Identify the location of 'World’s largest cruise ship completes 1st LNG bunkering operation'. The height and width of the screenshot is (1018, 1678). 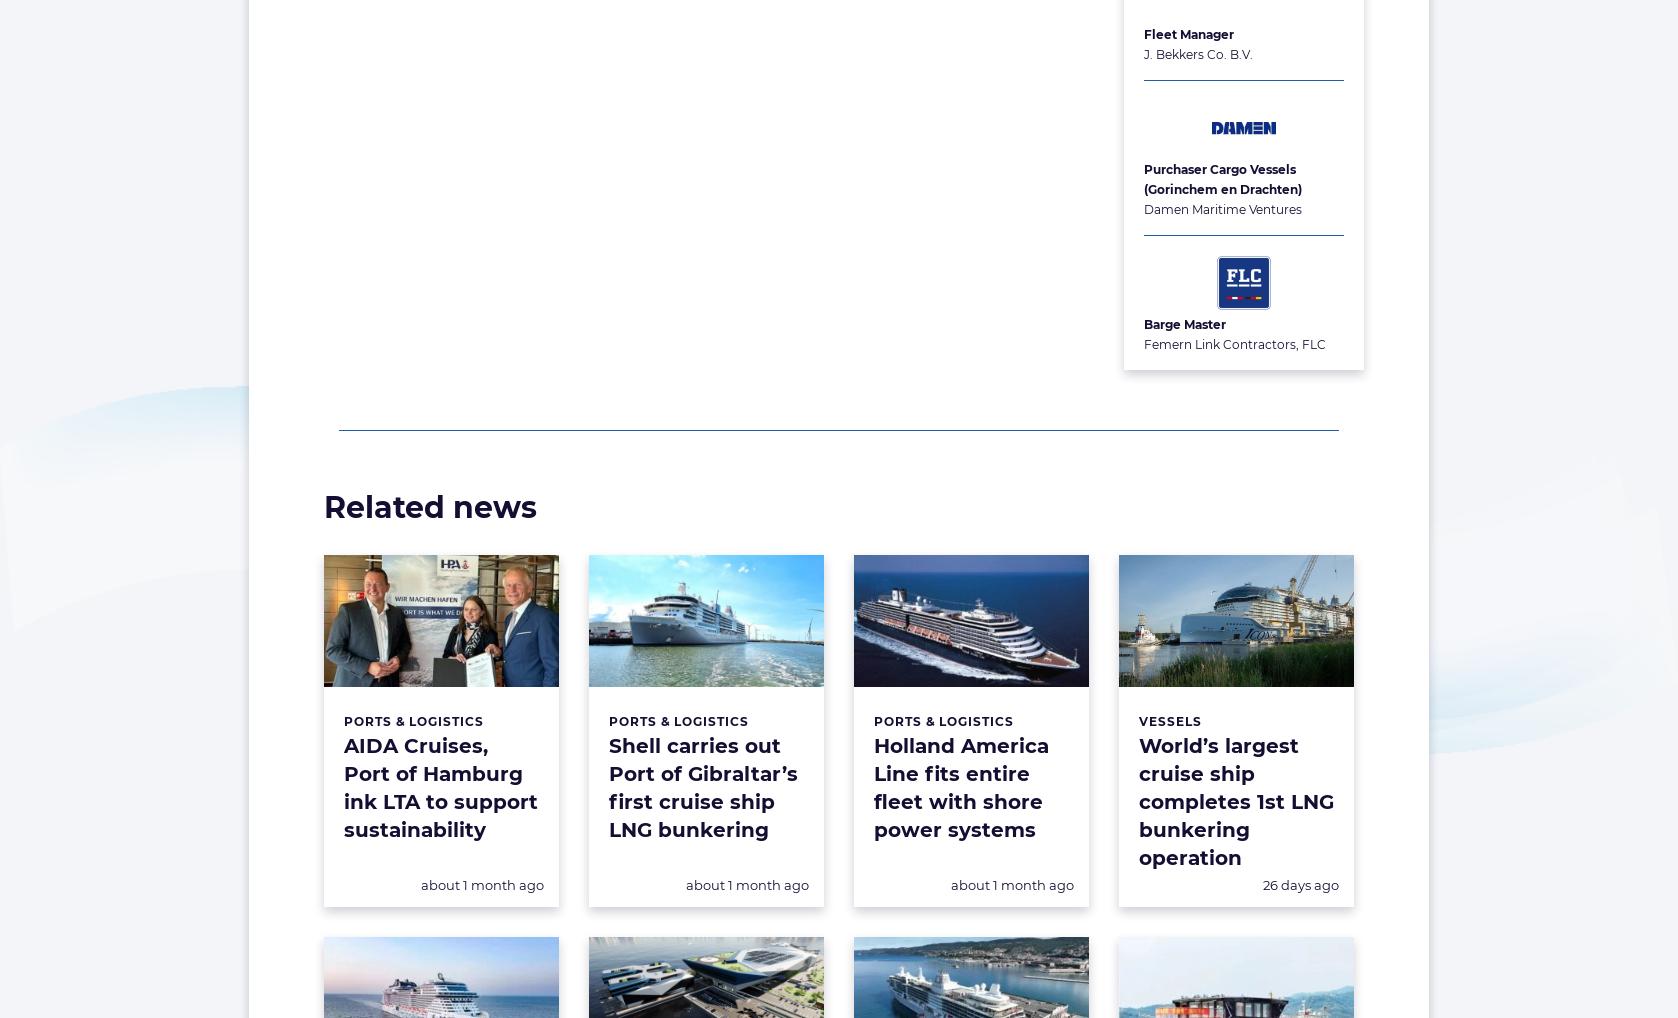
(1236, 801).